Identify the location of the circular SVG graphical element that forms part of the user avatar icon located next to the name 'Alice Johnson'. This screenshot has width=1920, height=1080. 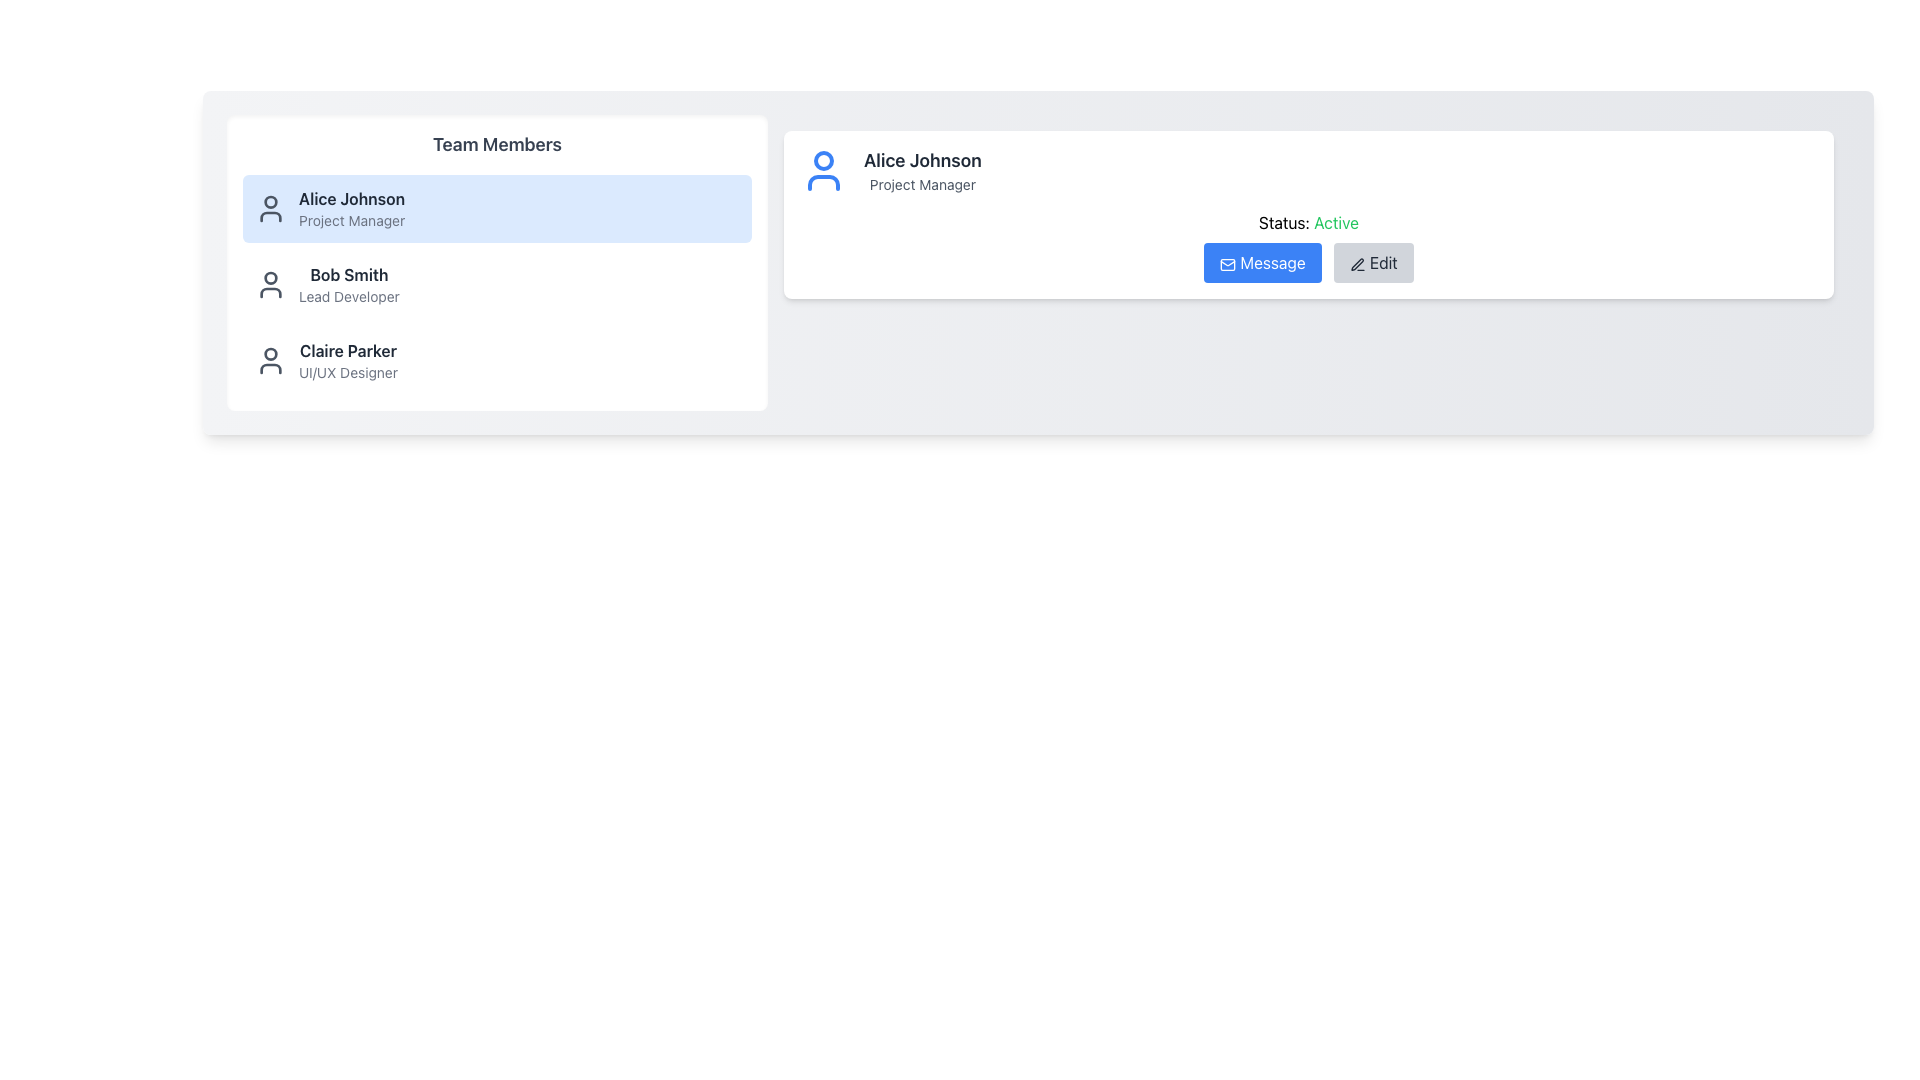
(824, 160).